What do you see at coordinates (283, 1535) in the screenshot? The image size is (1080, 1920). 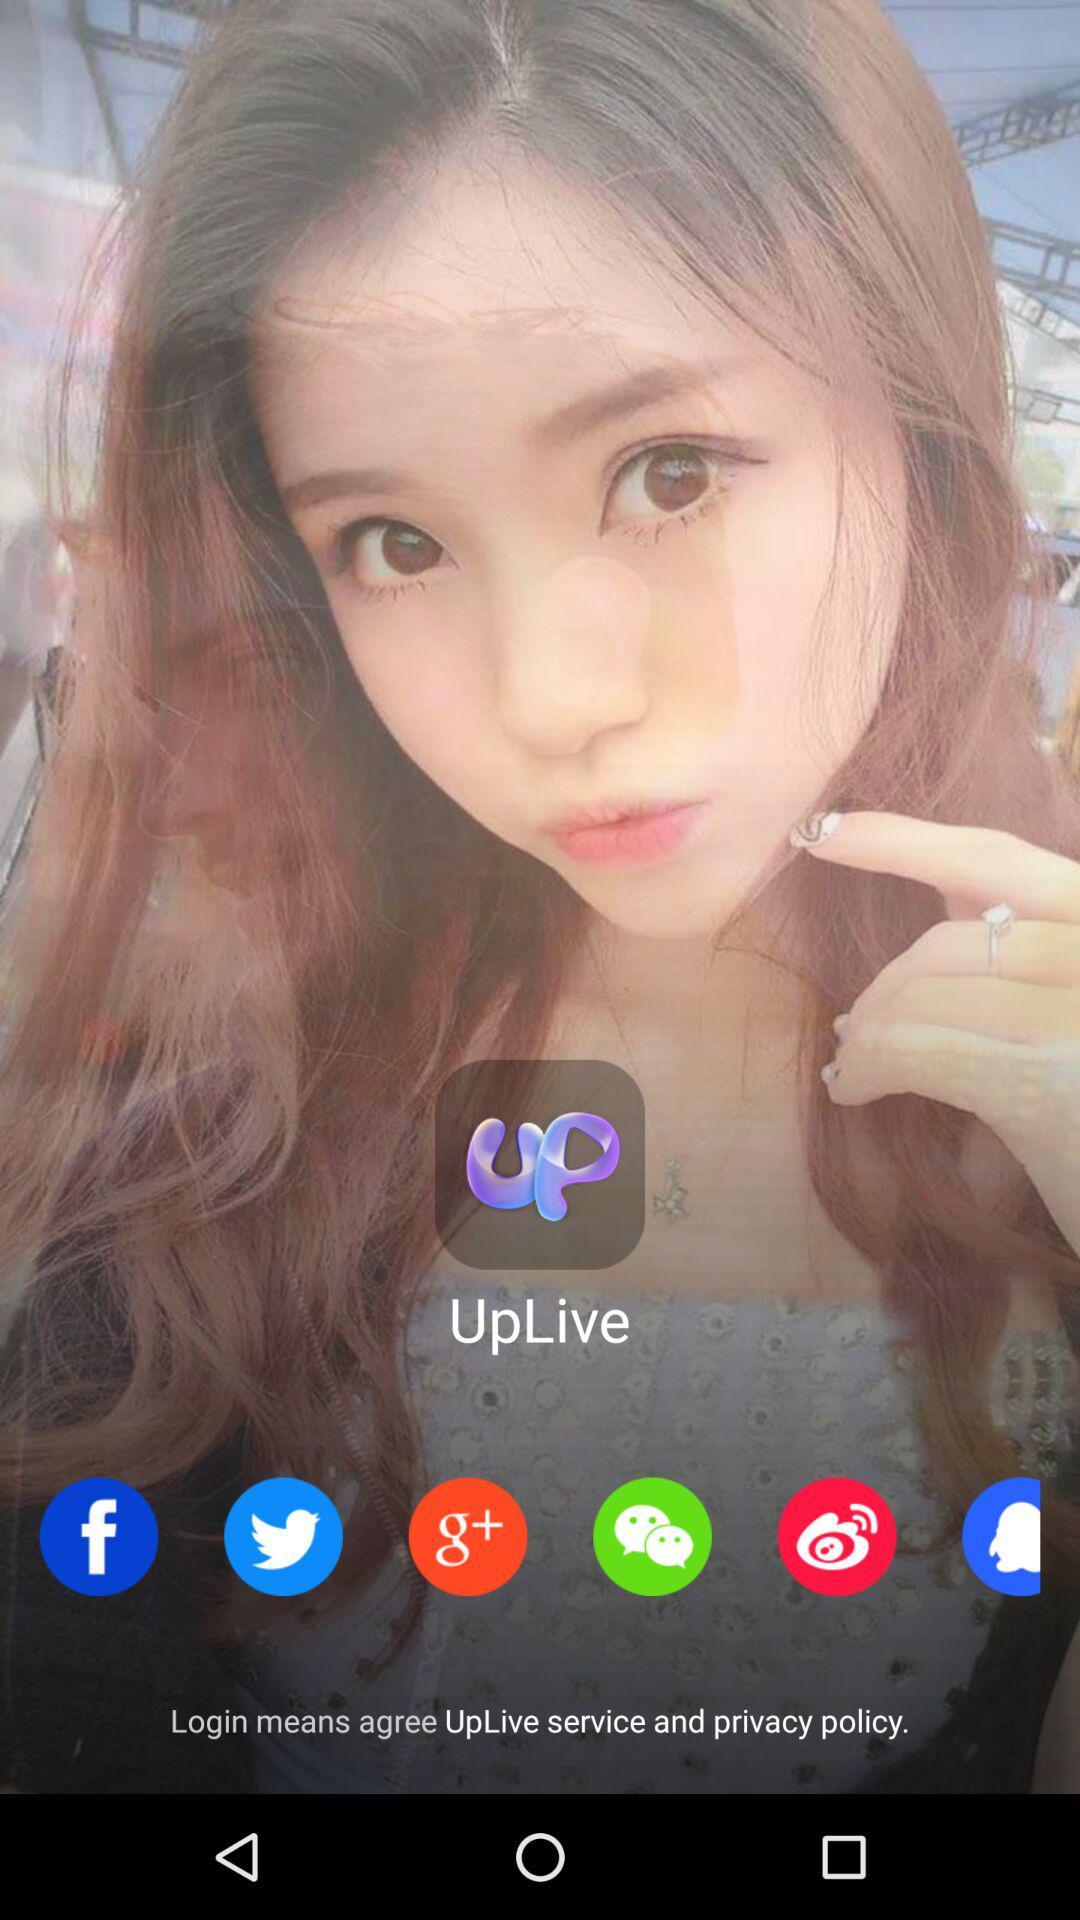 I see `the twitter icon` at bounding box center [283, 1535].